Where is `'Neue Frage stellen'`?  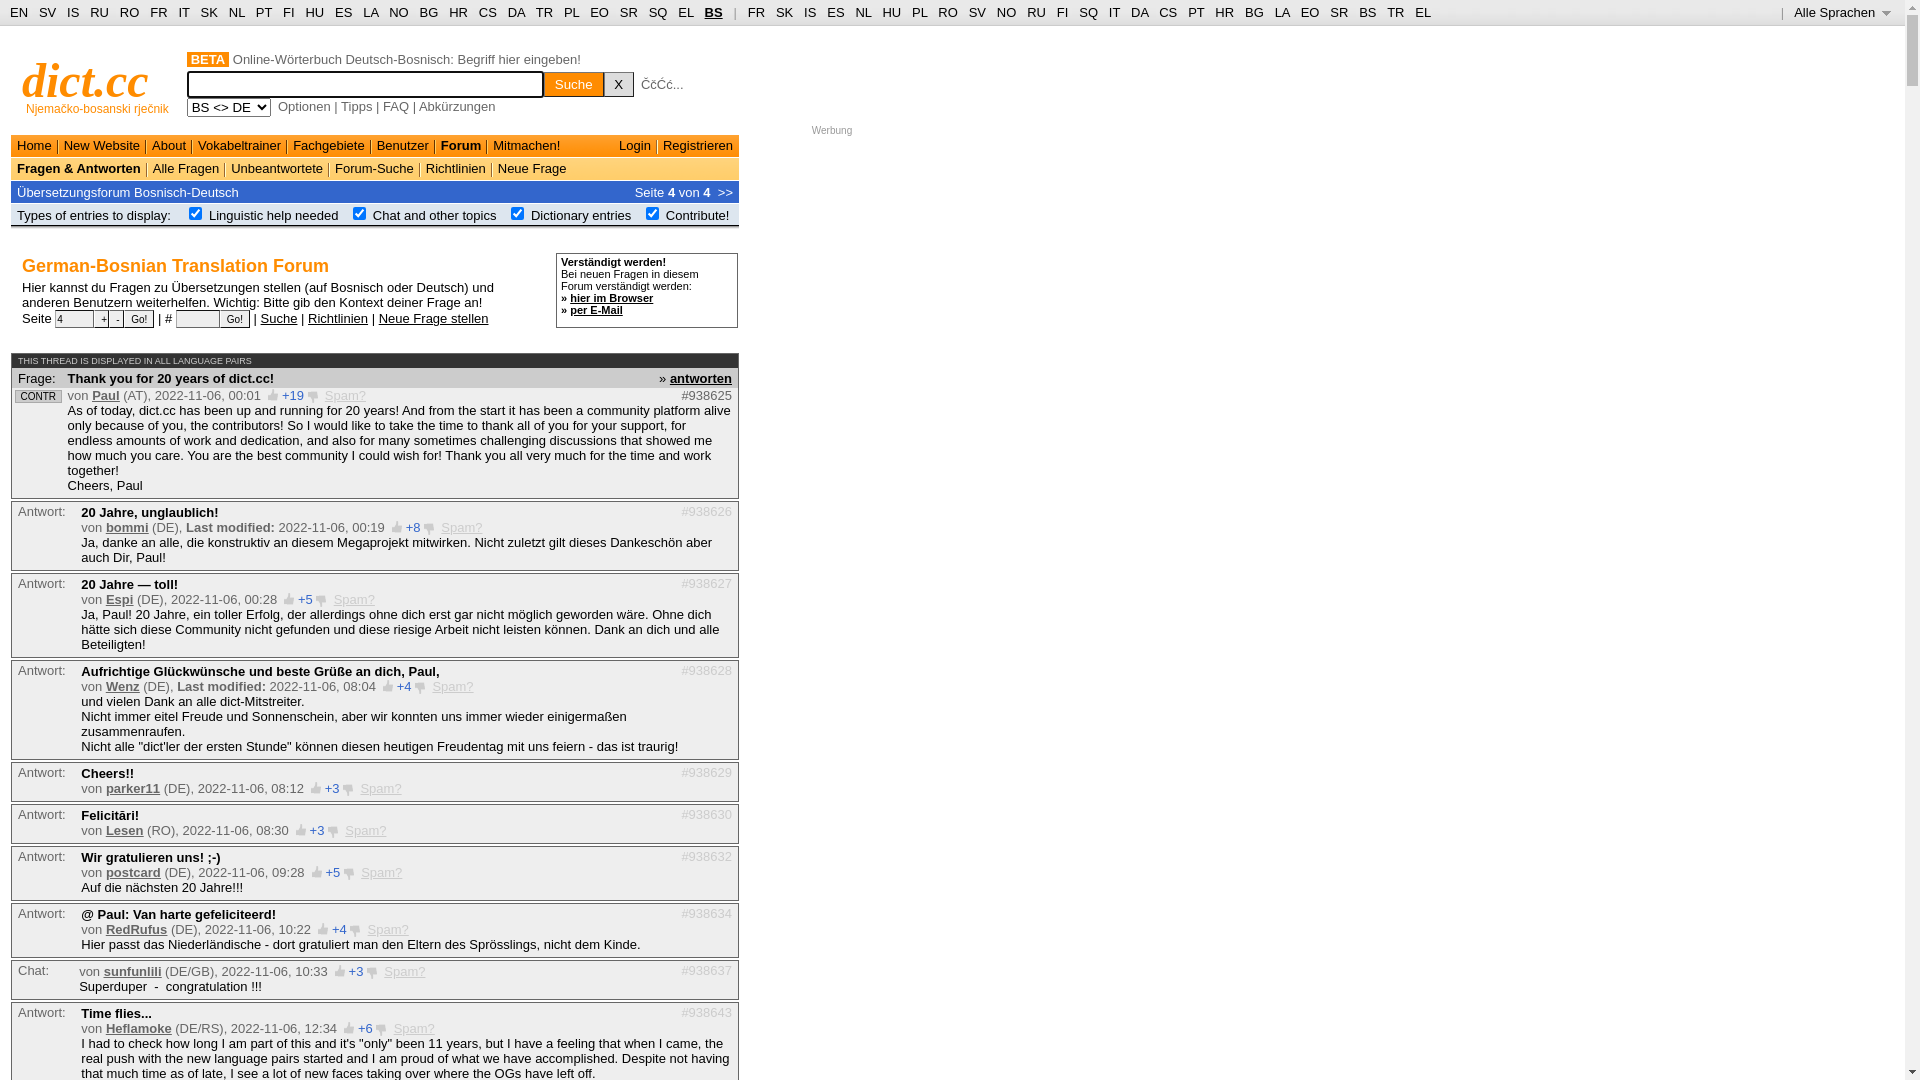 'Neue Frage stellen' is located at coordinates (432, 316).